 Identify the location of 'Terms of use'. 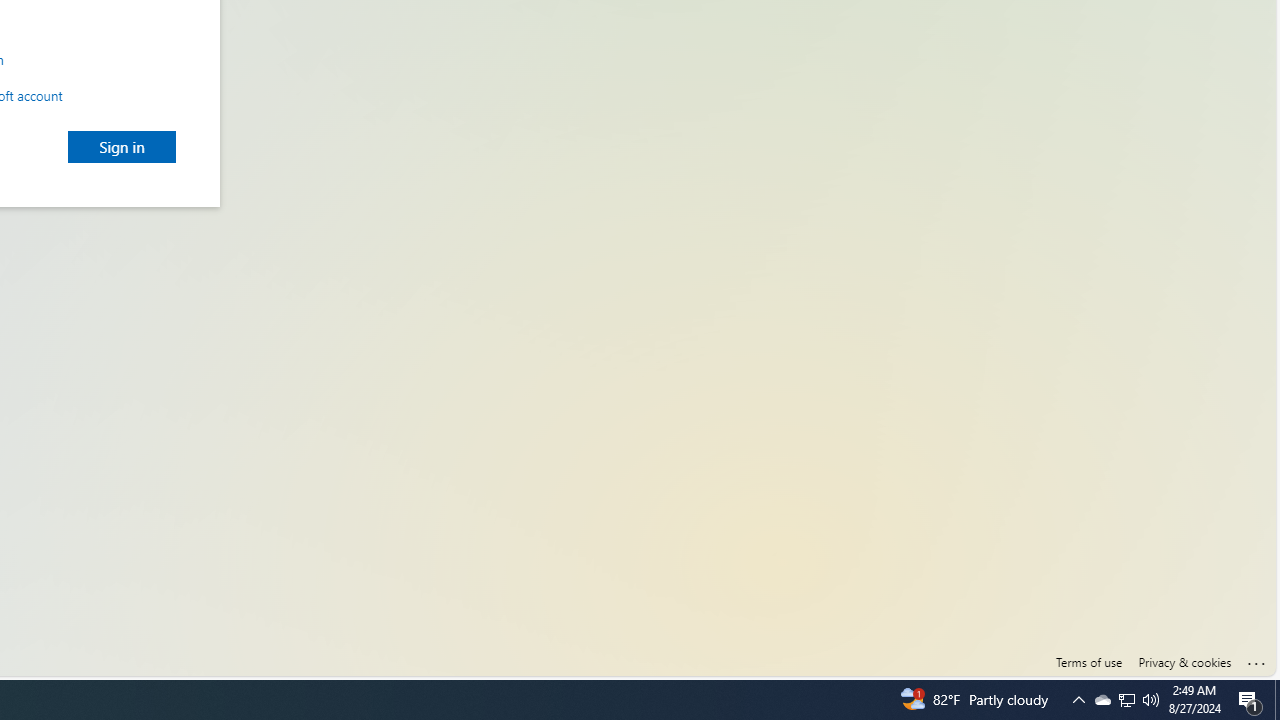
(1087, 662).